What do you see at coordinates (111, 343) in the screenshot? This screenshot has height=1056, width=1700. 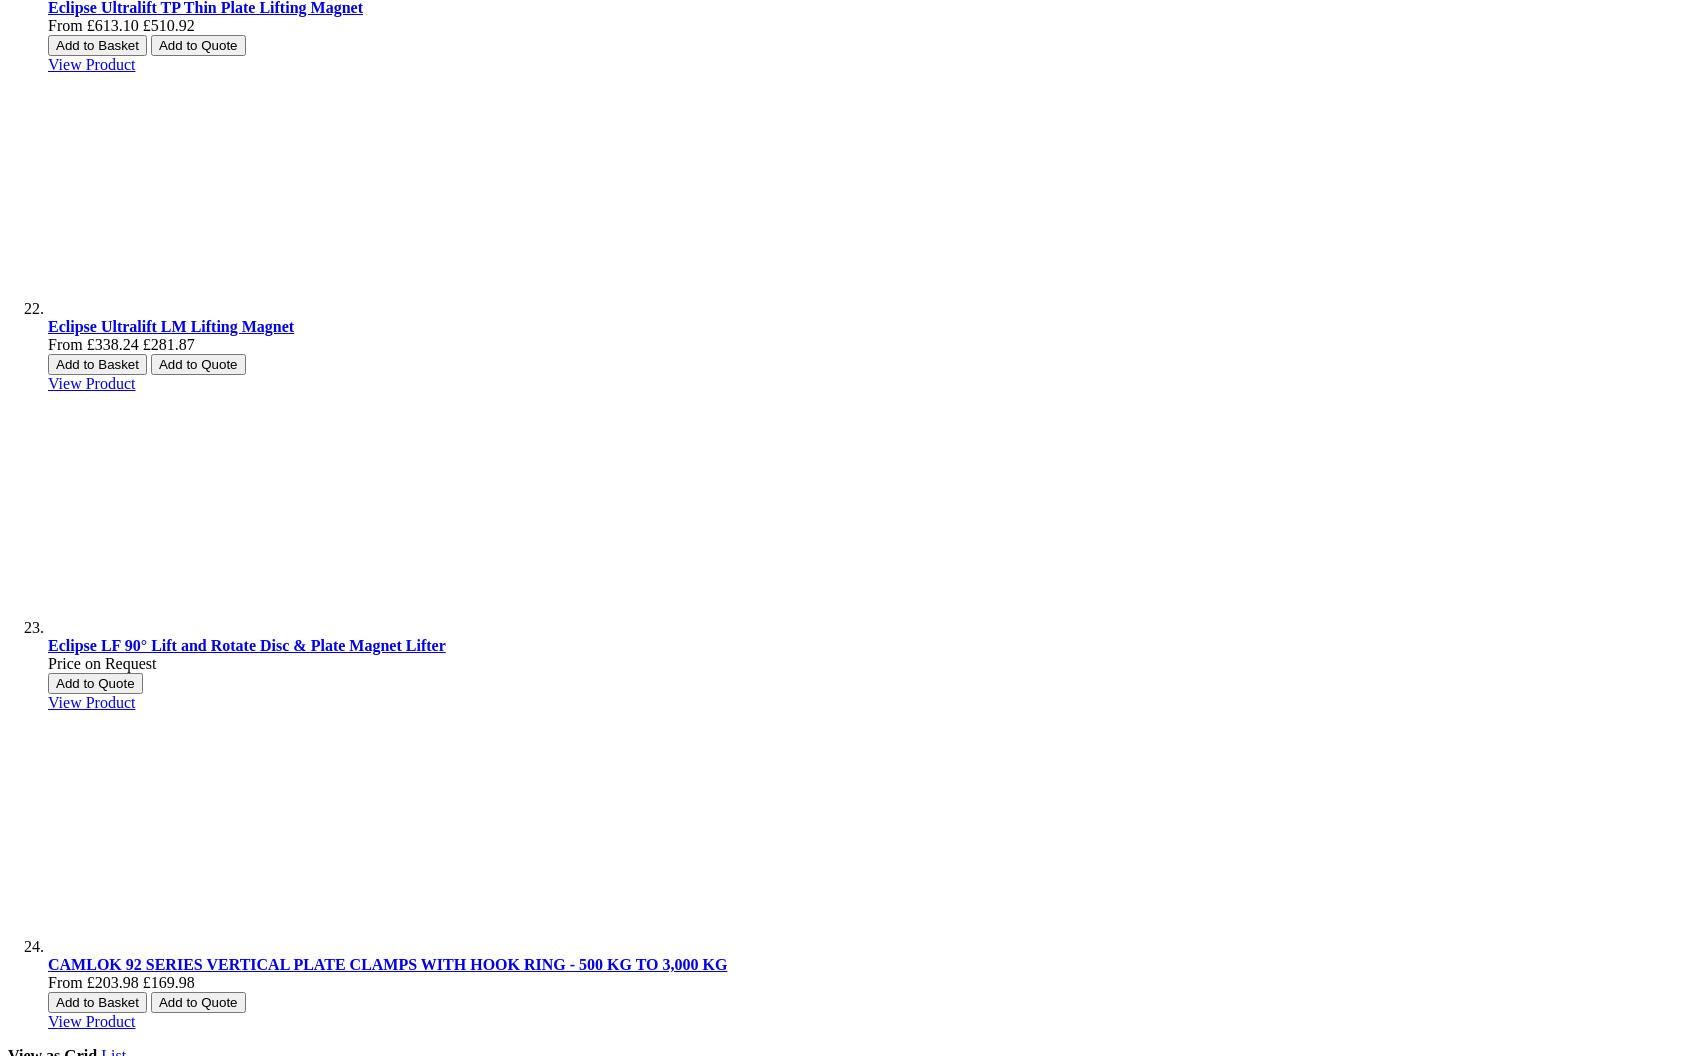 I see `'£338.24'` at bounding box center [111, 343].